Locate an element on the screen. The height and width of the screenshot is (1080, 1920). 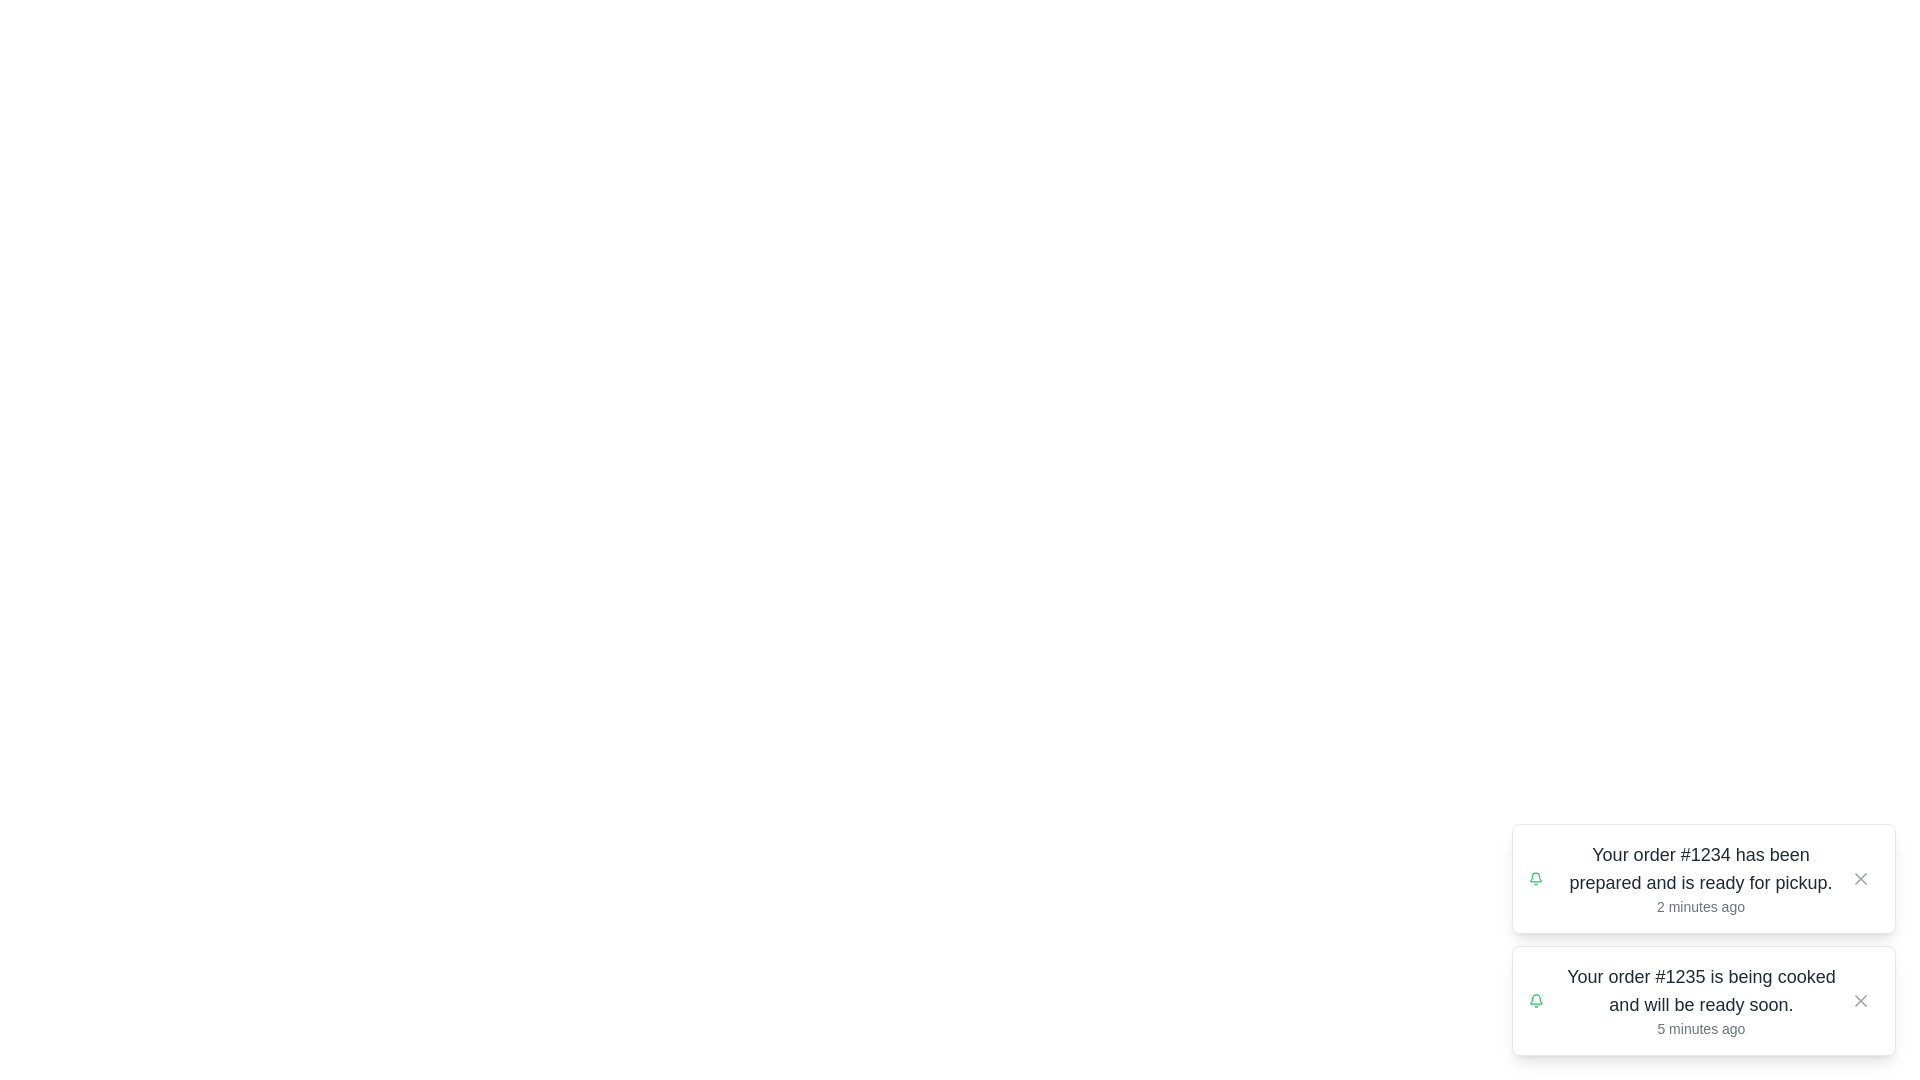
the text element displaying the message 'Your order #1234 has been prepared and is ready for pickup.' within the notification component is located at coordinates (1699, 878).